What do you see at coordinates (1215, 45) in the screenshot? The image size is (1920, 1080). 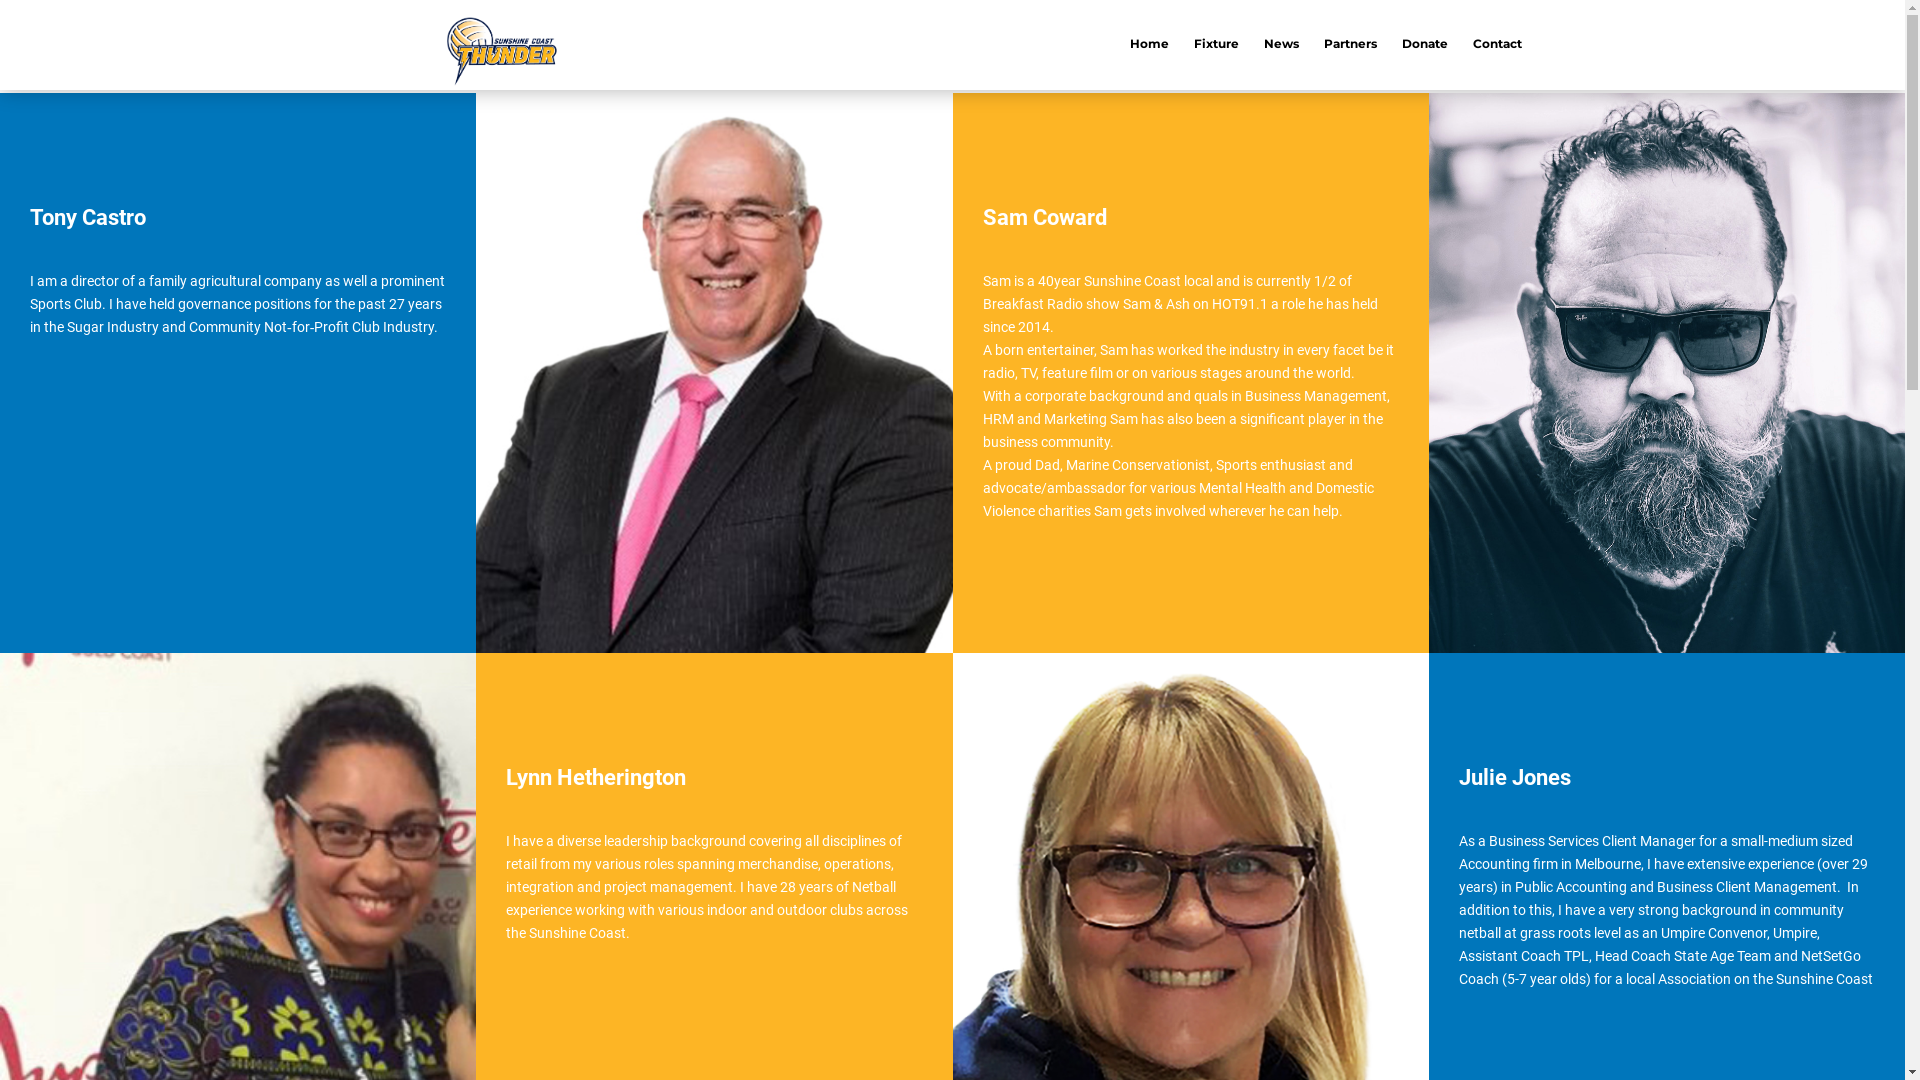 I see `'Fixture'` at bounding box center [1215, 45].